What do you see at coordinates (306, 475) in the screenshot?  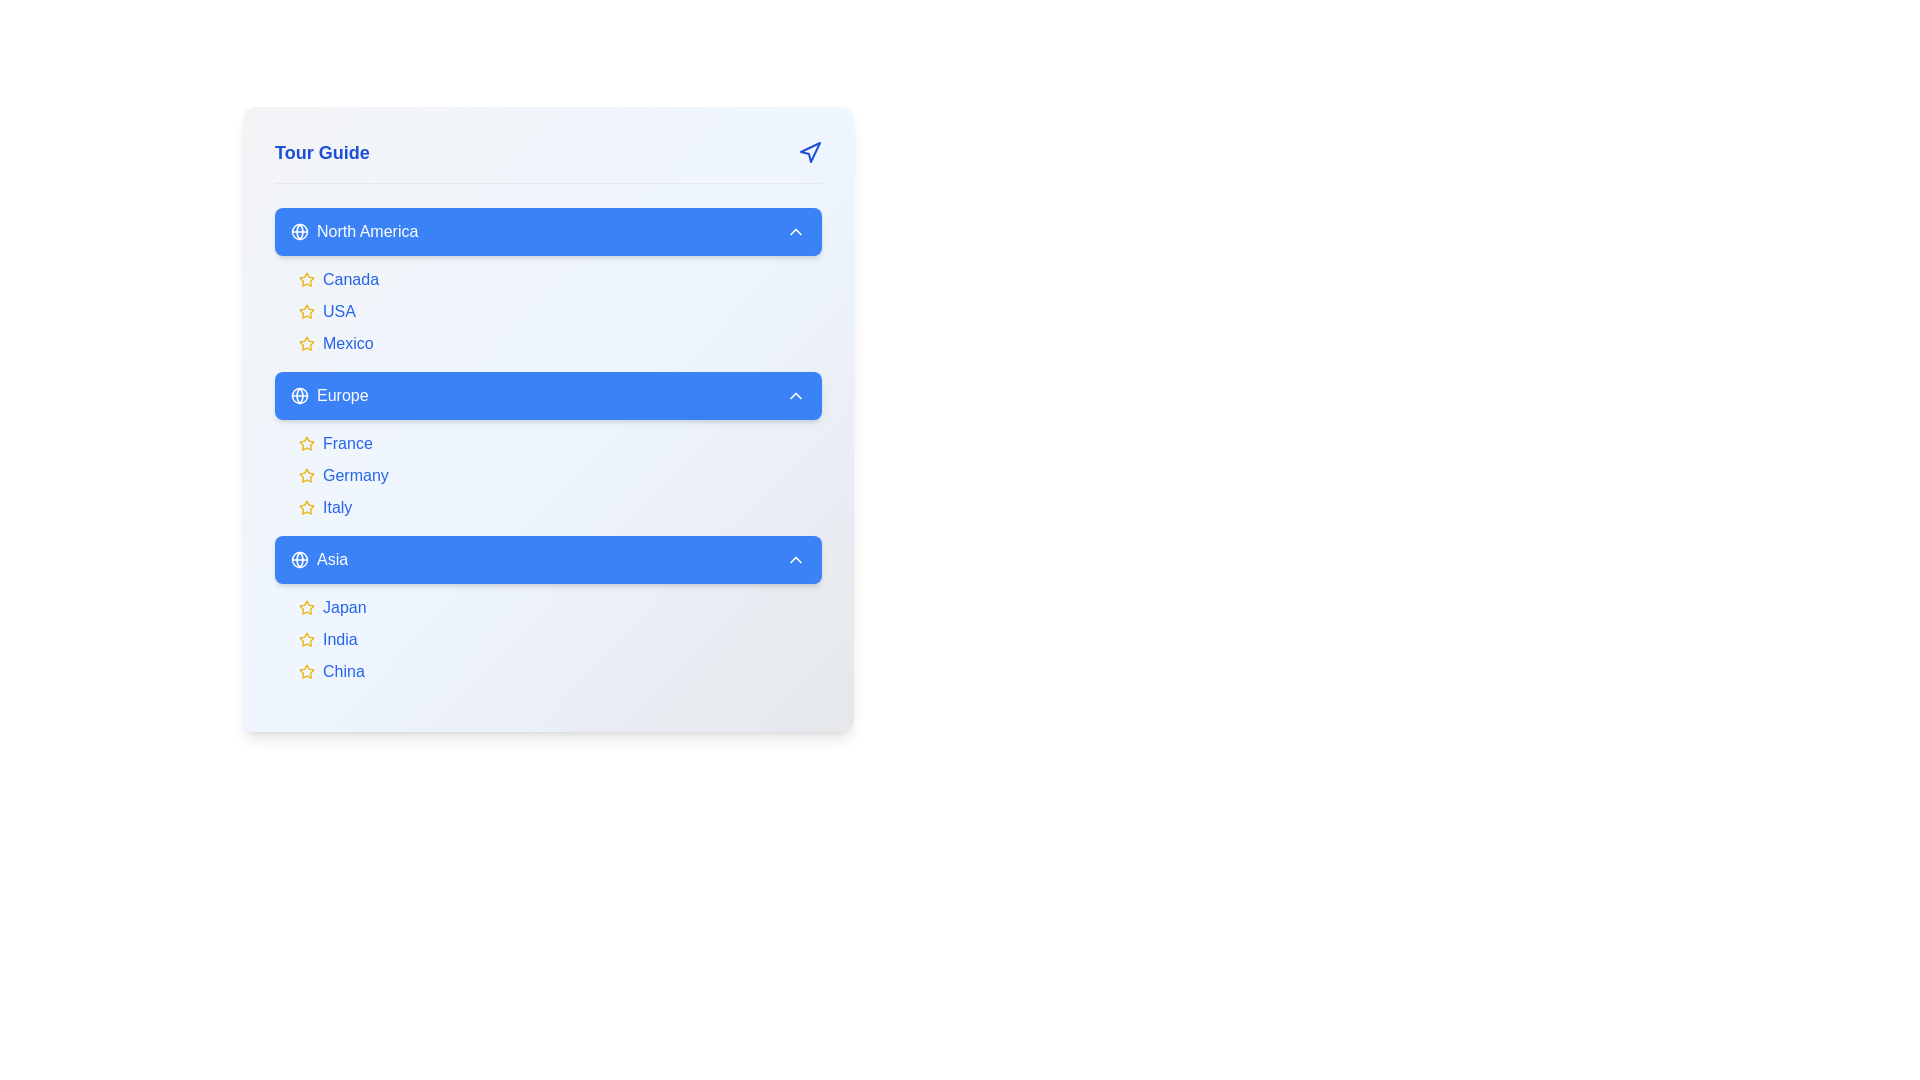 I see `the star icon to favorite or unfavorite the item located to the immediate left of the 'Germany' label under the 'Europe' section` at bounding box center [306, 475].